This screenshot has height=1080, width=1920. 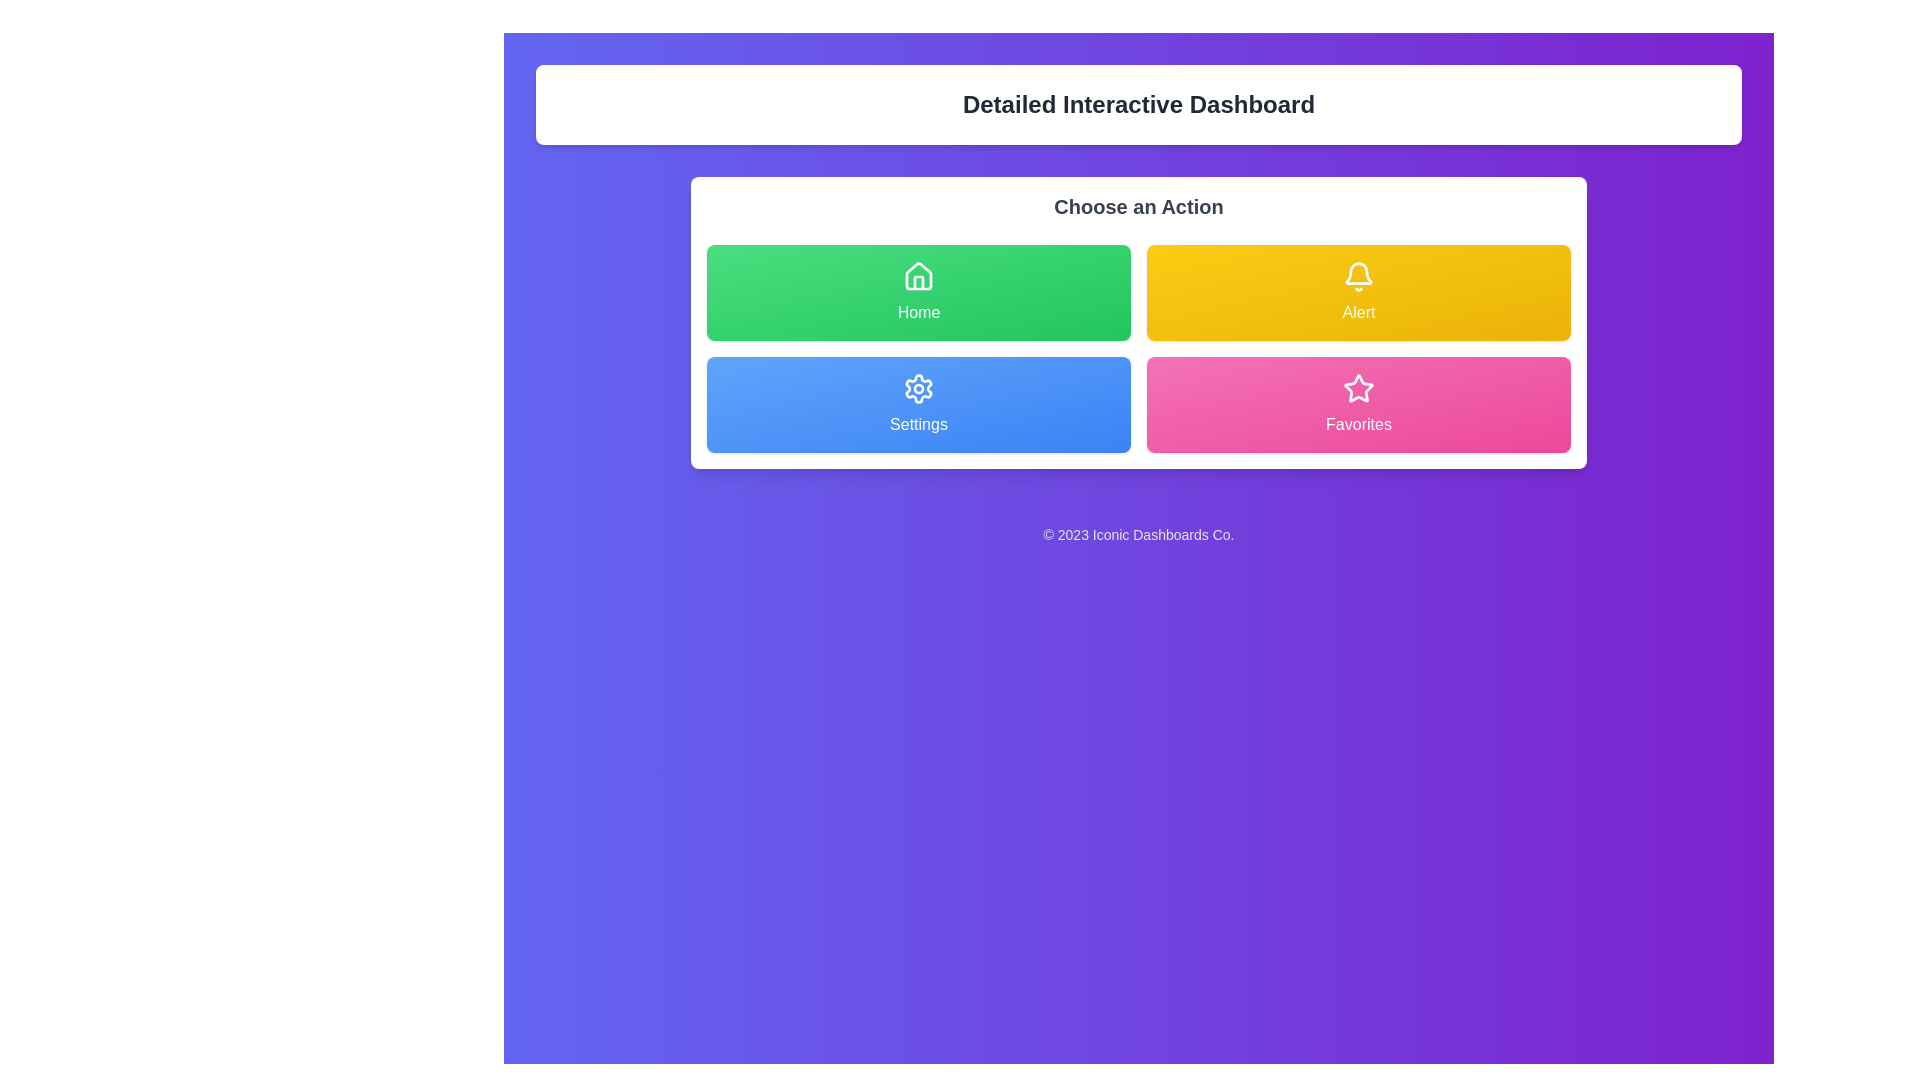 What do you see at coordinates (917, 405) in the screenshot?
I see `the settings button located in the left column of the second row in a 2x2 grid layout, beneath the 'Home' button, to trigger potential hover effects` at bounding box center [917, 405].